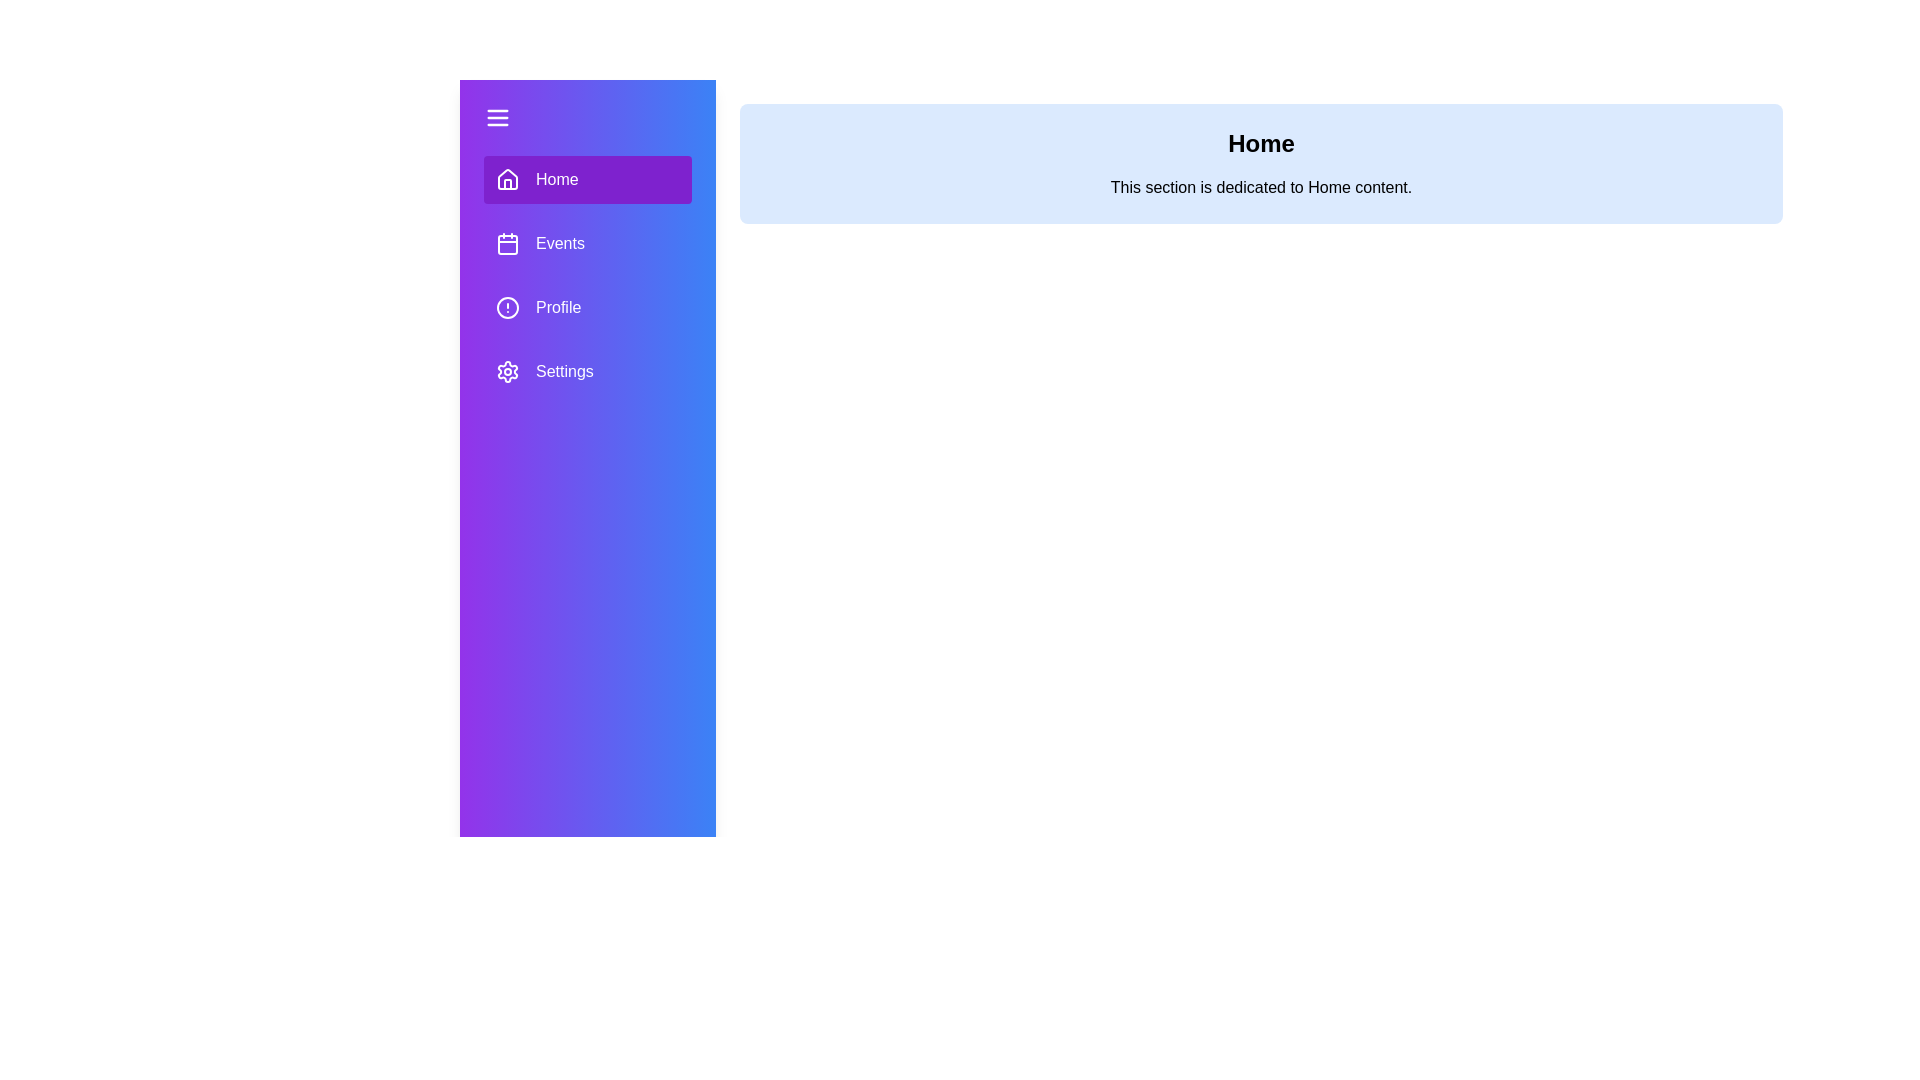 The height and width of the screenshot is (1080, 1920). Describe the element at coordinates (508, 242) in the screenshot. I see `the calendar icon located in the 'Events' menu, which is the second item in the vertical navigation drawer` at that location.